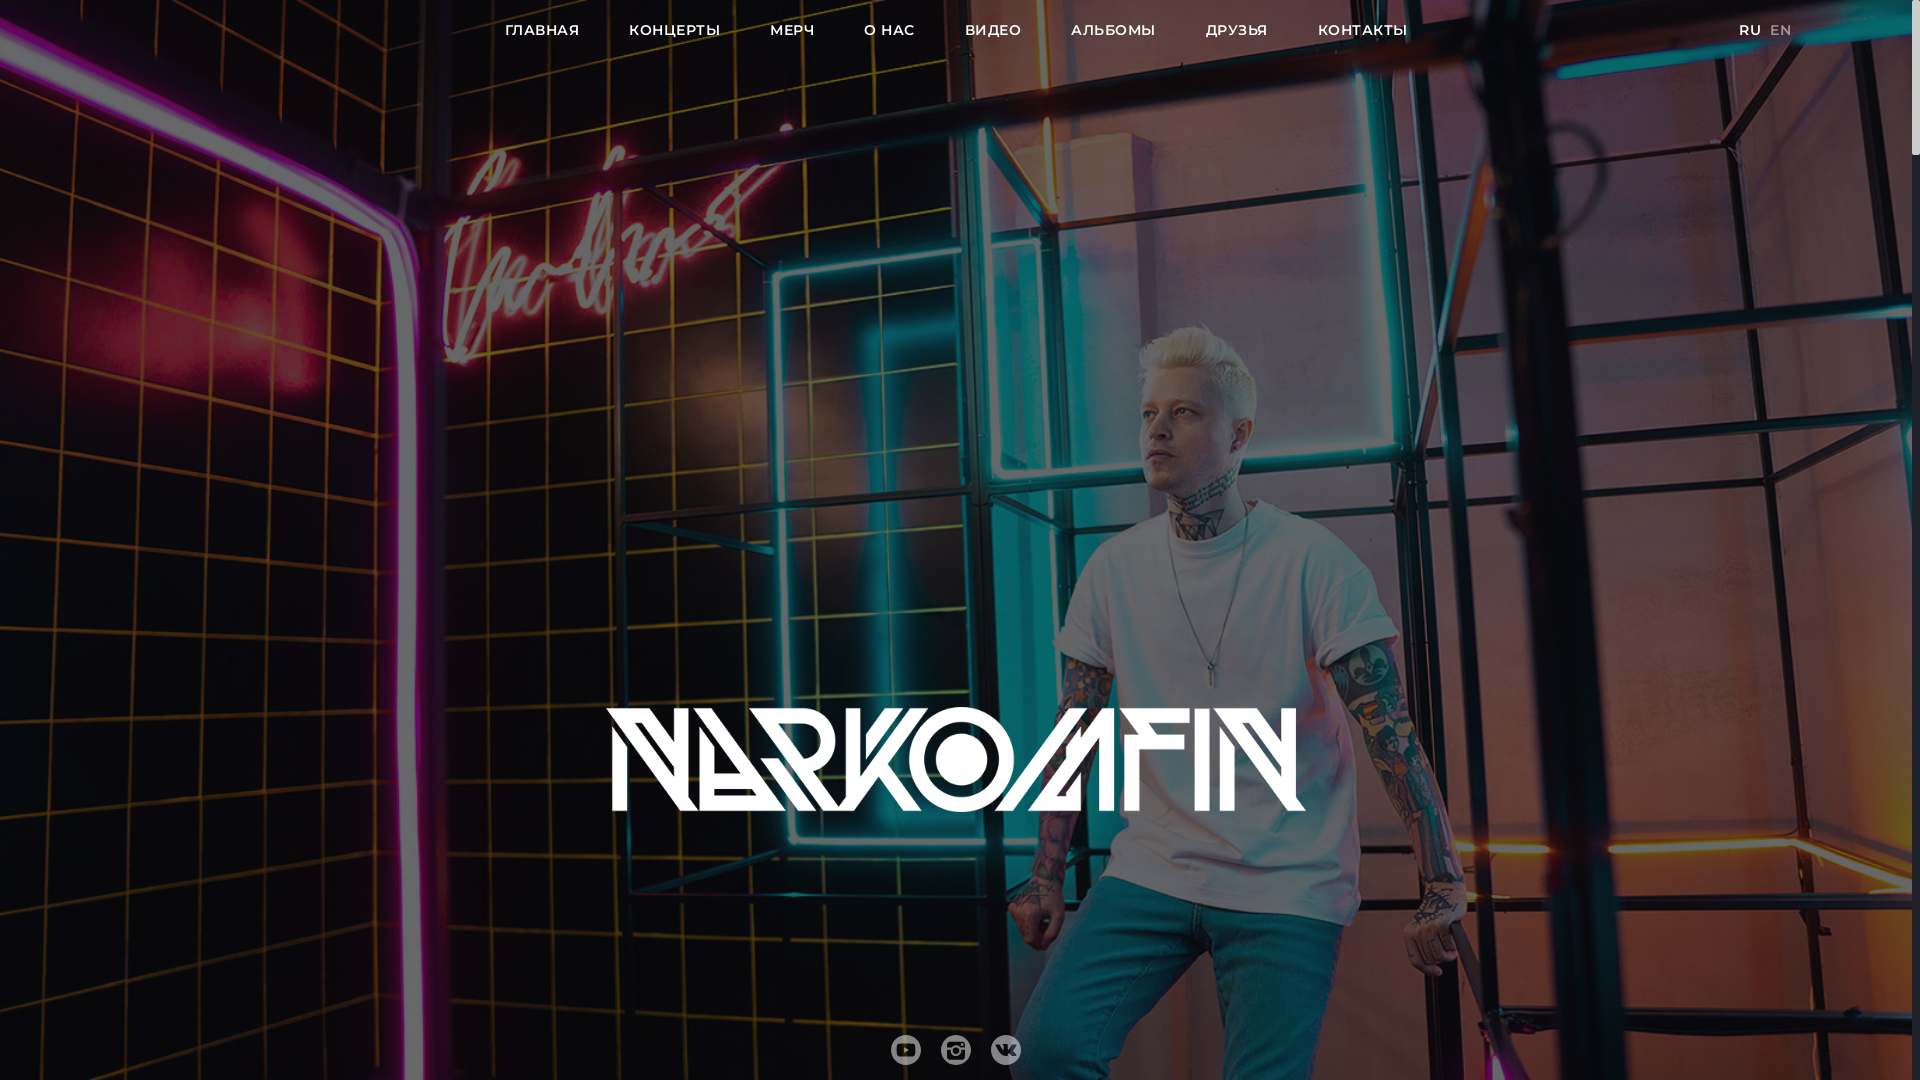 The image size is (1920, 1080). Describe the element at coordinates (1780, 30) in the screenshot. I see `'EN'` at that location.